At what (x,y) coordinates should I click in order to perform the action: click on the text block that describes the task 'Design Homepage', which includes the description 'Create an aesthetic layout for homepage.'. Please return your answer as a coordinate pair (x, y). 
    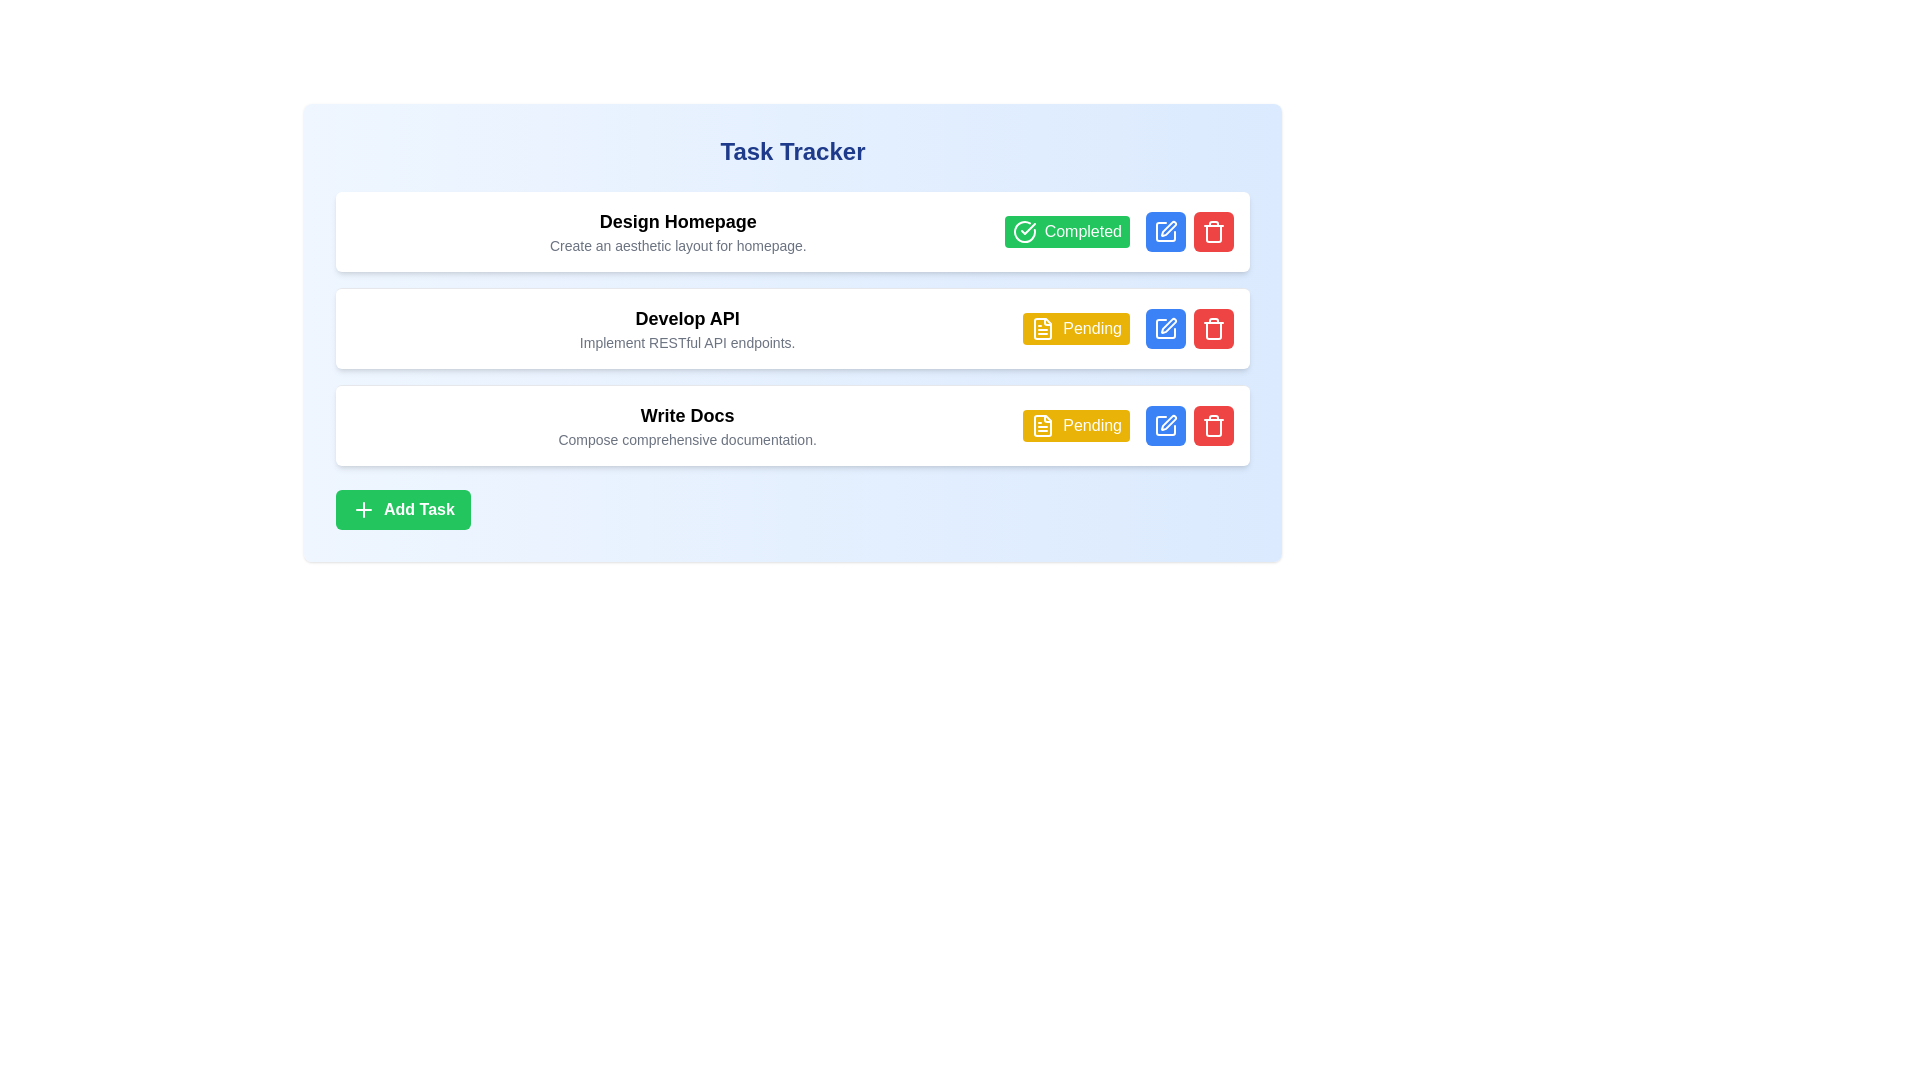
    Looking at the image, I should click on (678, 230).